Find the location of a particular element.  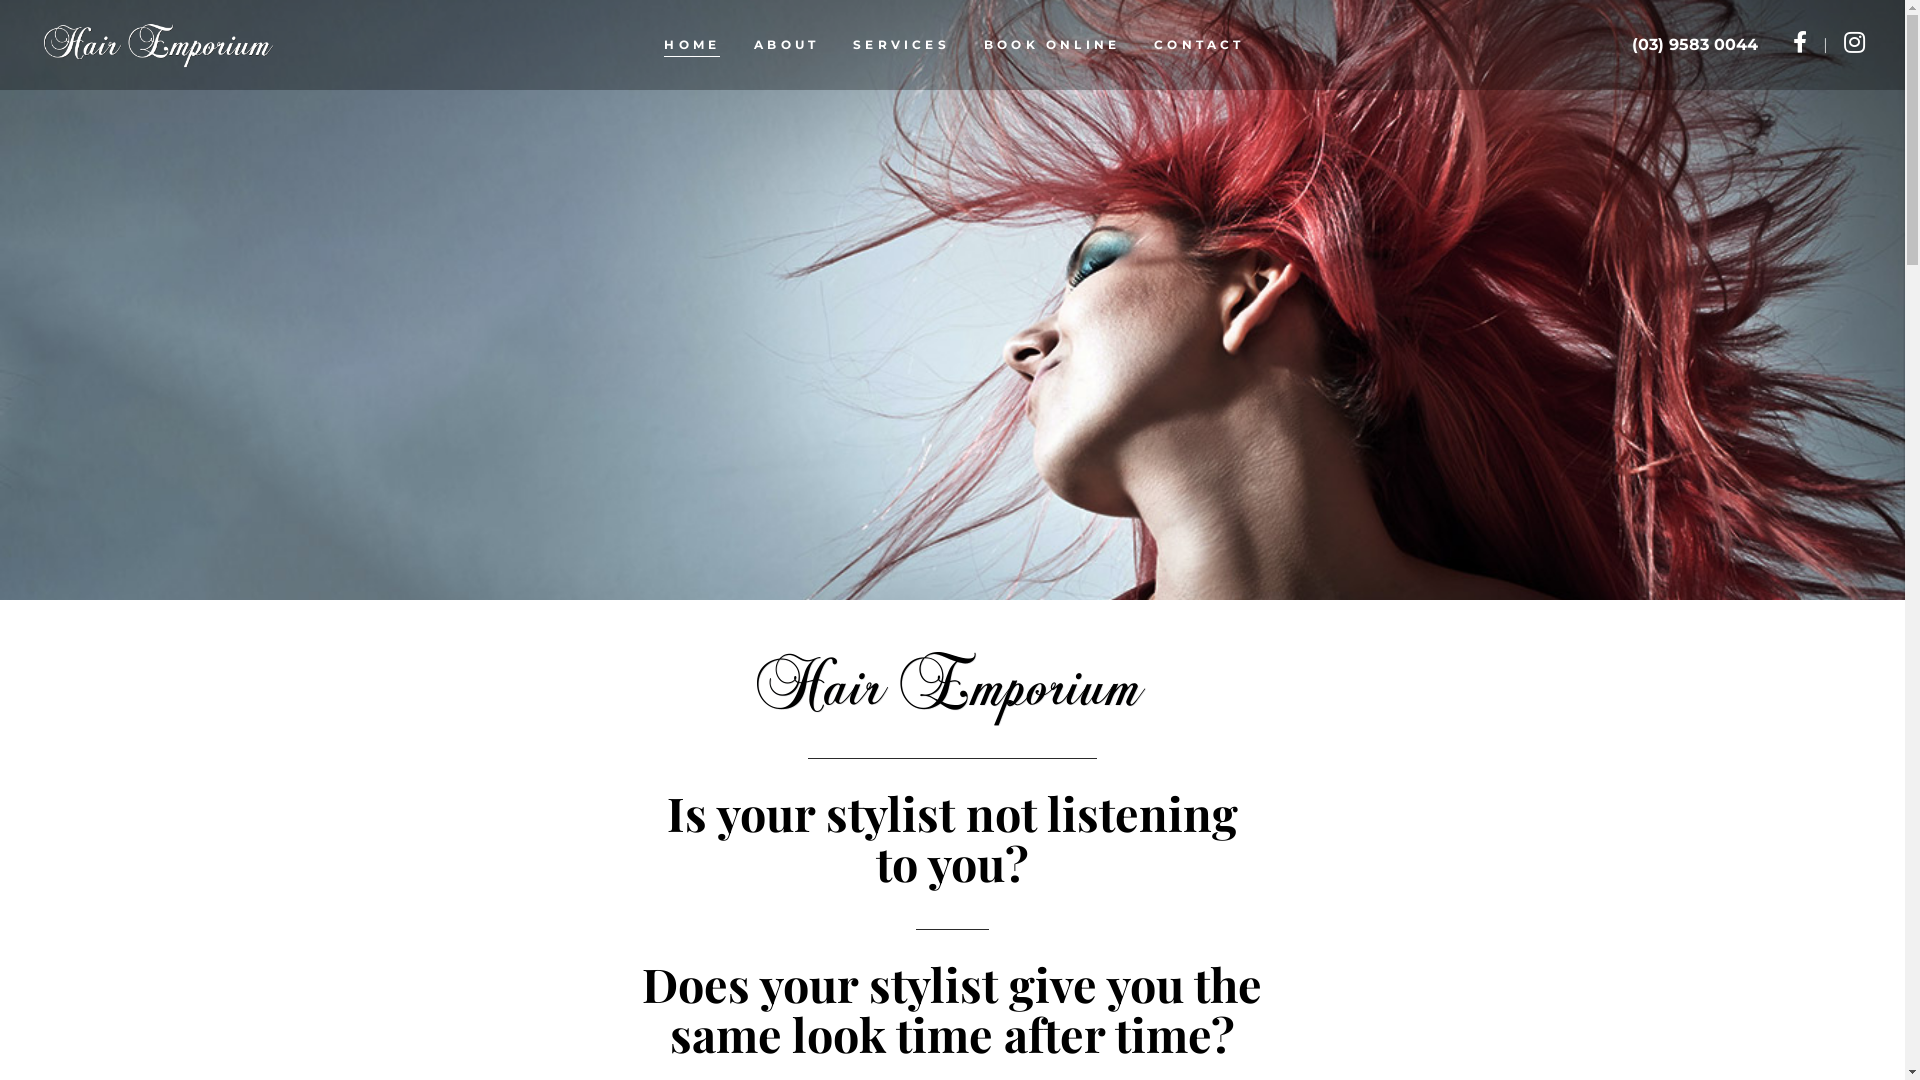

'(03) 9583 0044' is located at coordinates (1693, 44).